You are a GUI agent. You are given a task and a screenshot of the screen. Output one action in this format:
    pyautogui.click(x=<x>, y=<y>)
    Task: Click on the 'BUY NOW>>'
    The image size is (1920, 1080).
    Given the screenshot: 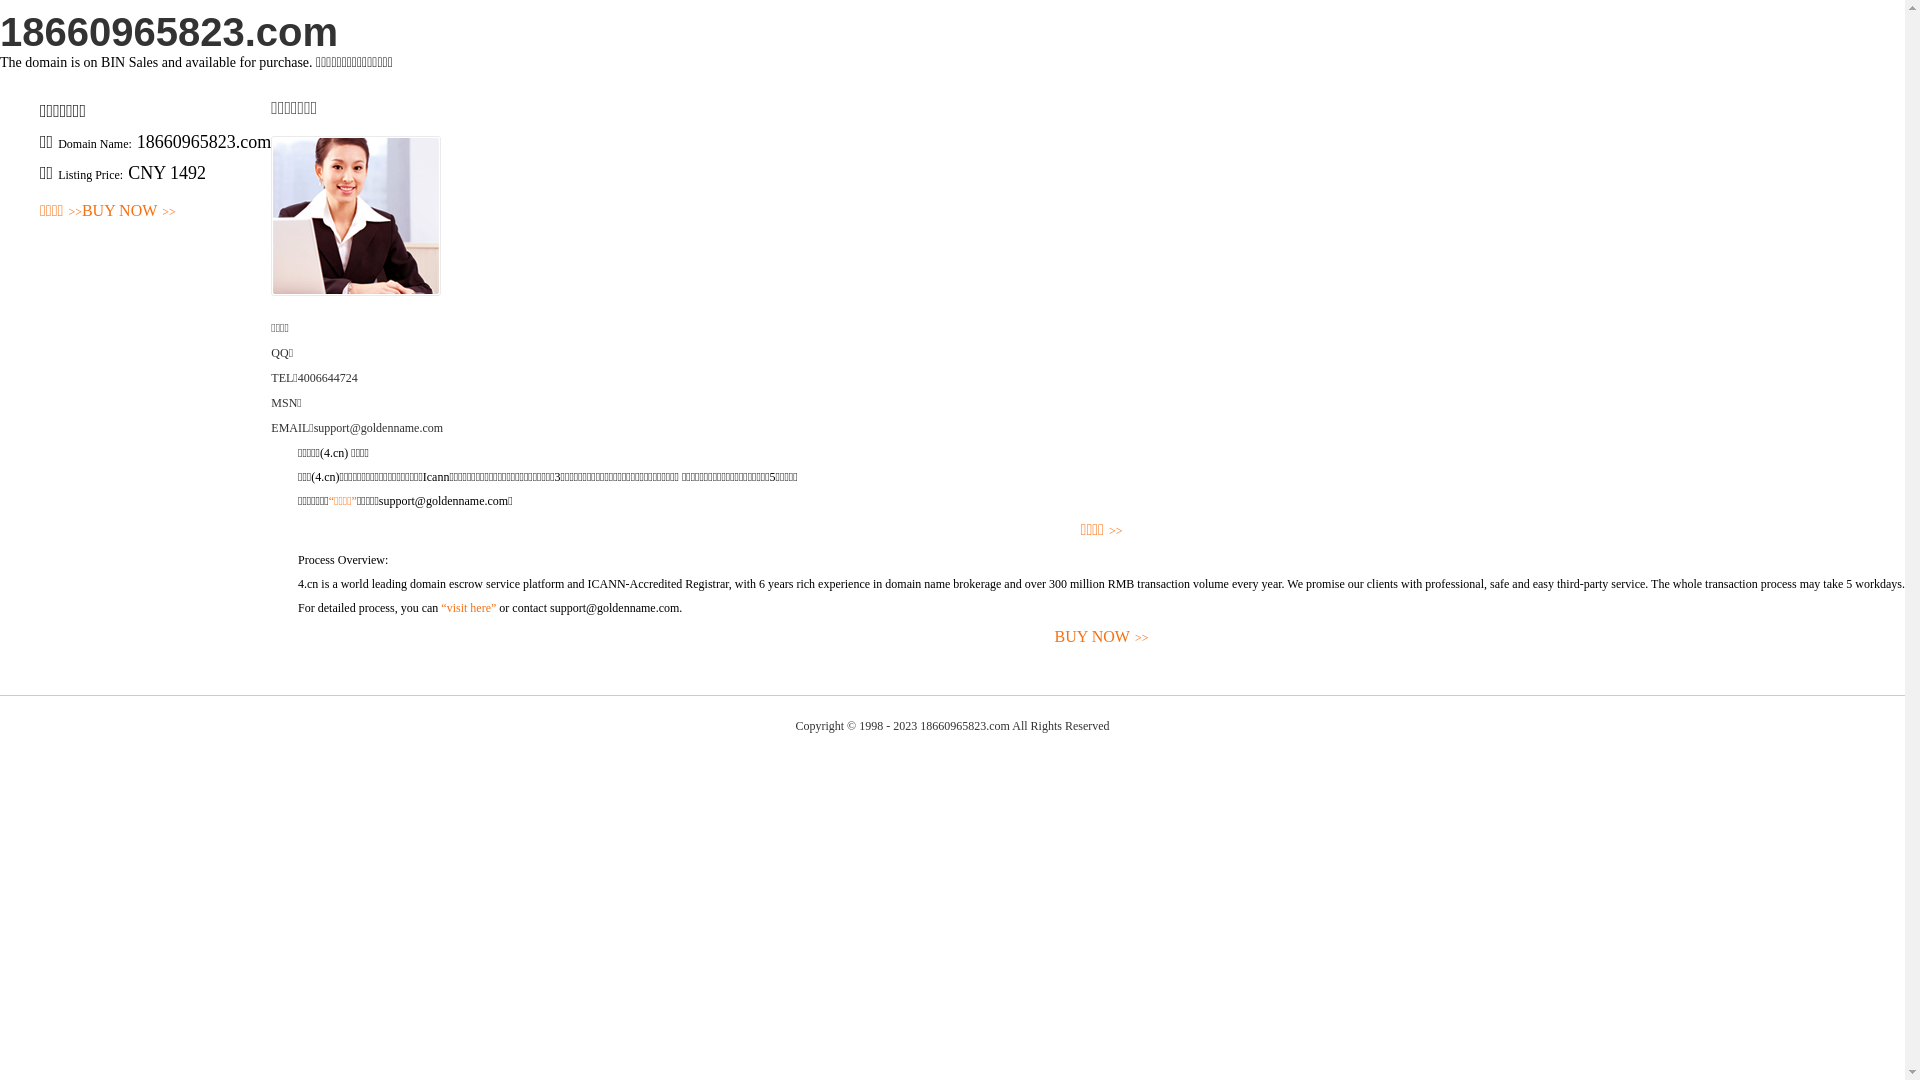 What is the action you would take?
    pyautogui.click(x=128, y=211)
    